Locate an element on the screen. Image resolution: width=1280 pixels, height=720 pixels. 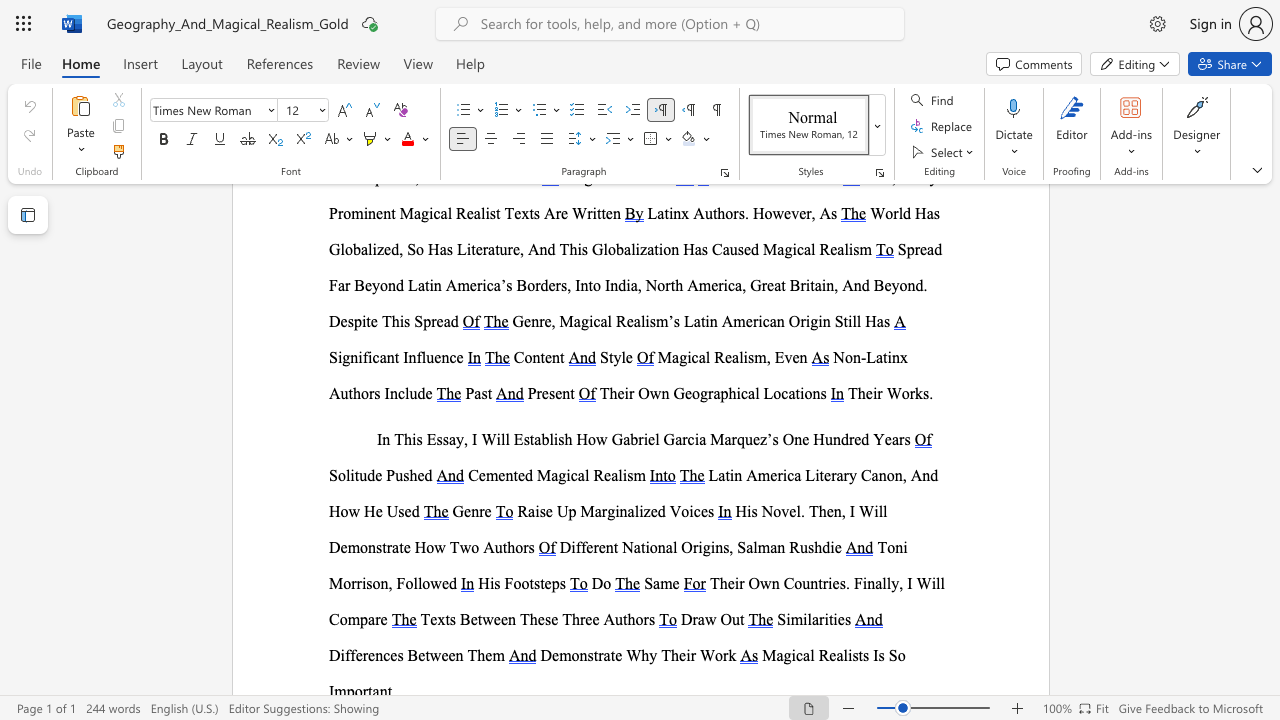
the subset text "Then, I Will Demonst" within the text "His Novel. Then, I Will Demonstrate How Two Authors" is located at coordinates (808, 510).